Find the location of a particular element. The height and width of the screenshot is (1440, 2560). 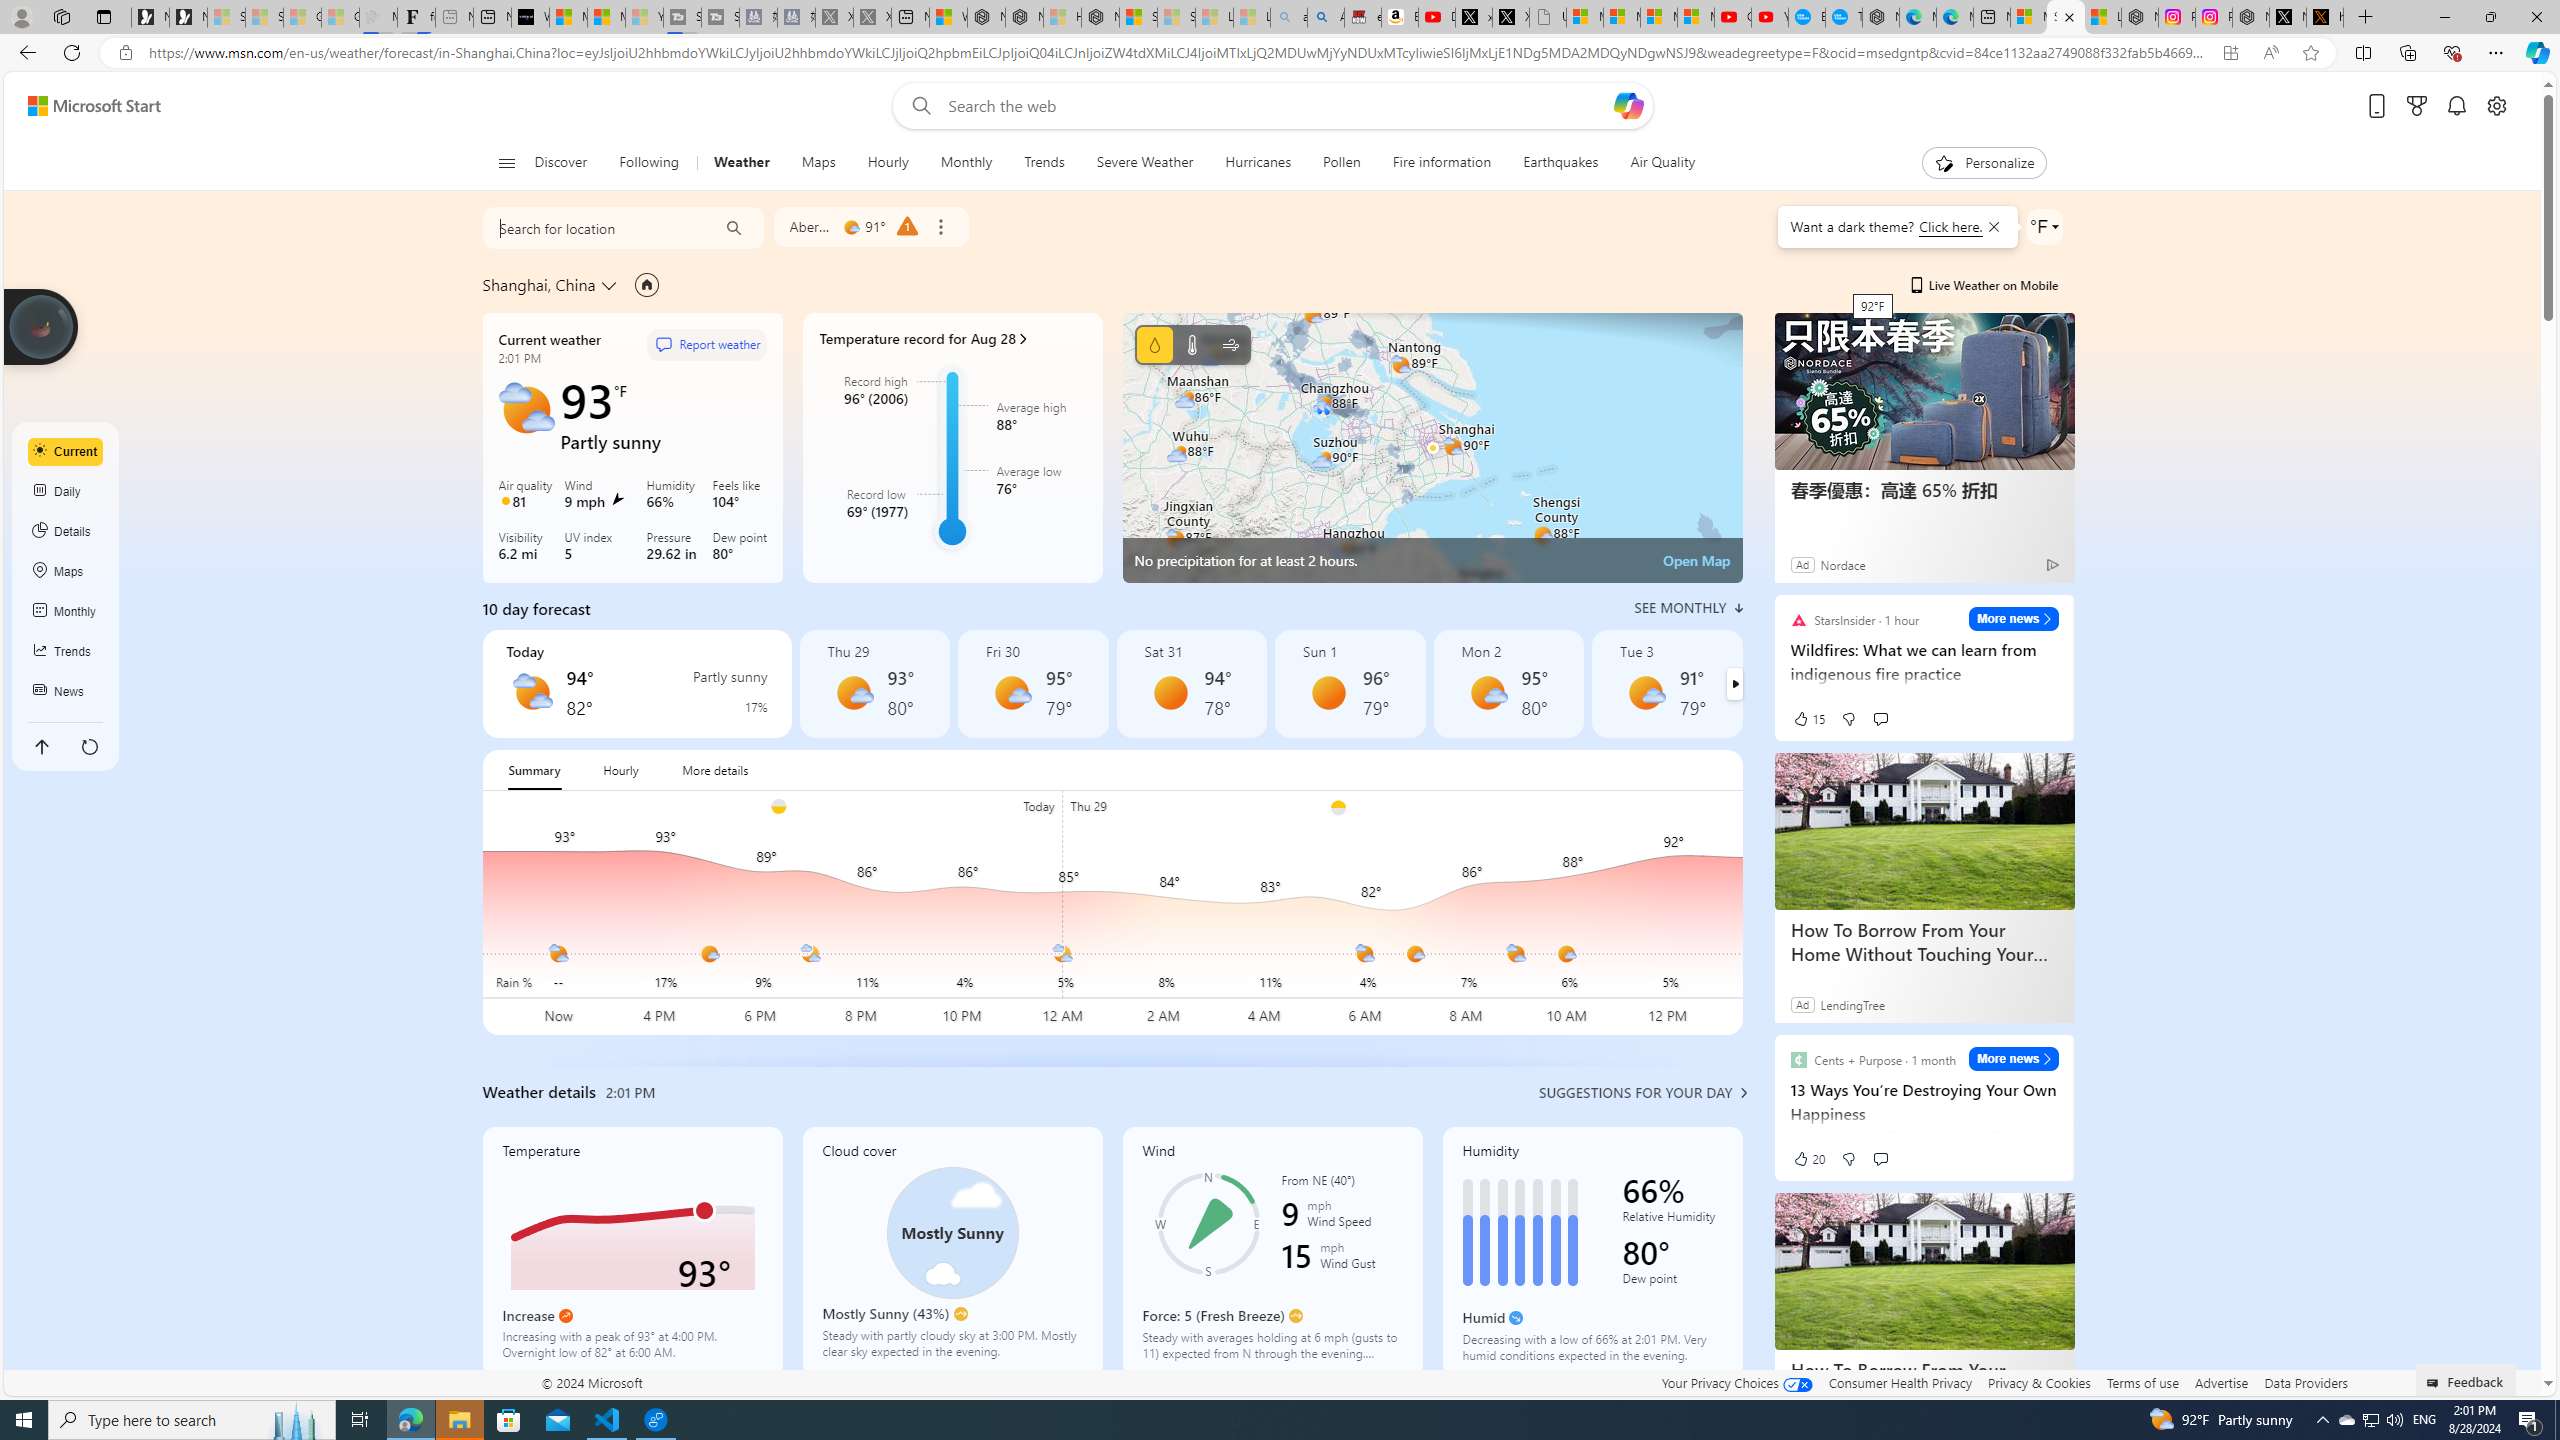

'Class: cloudCoverSvg-DS-ps0R9q' is located at coordinates (951, 1232).